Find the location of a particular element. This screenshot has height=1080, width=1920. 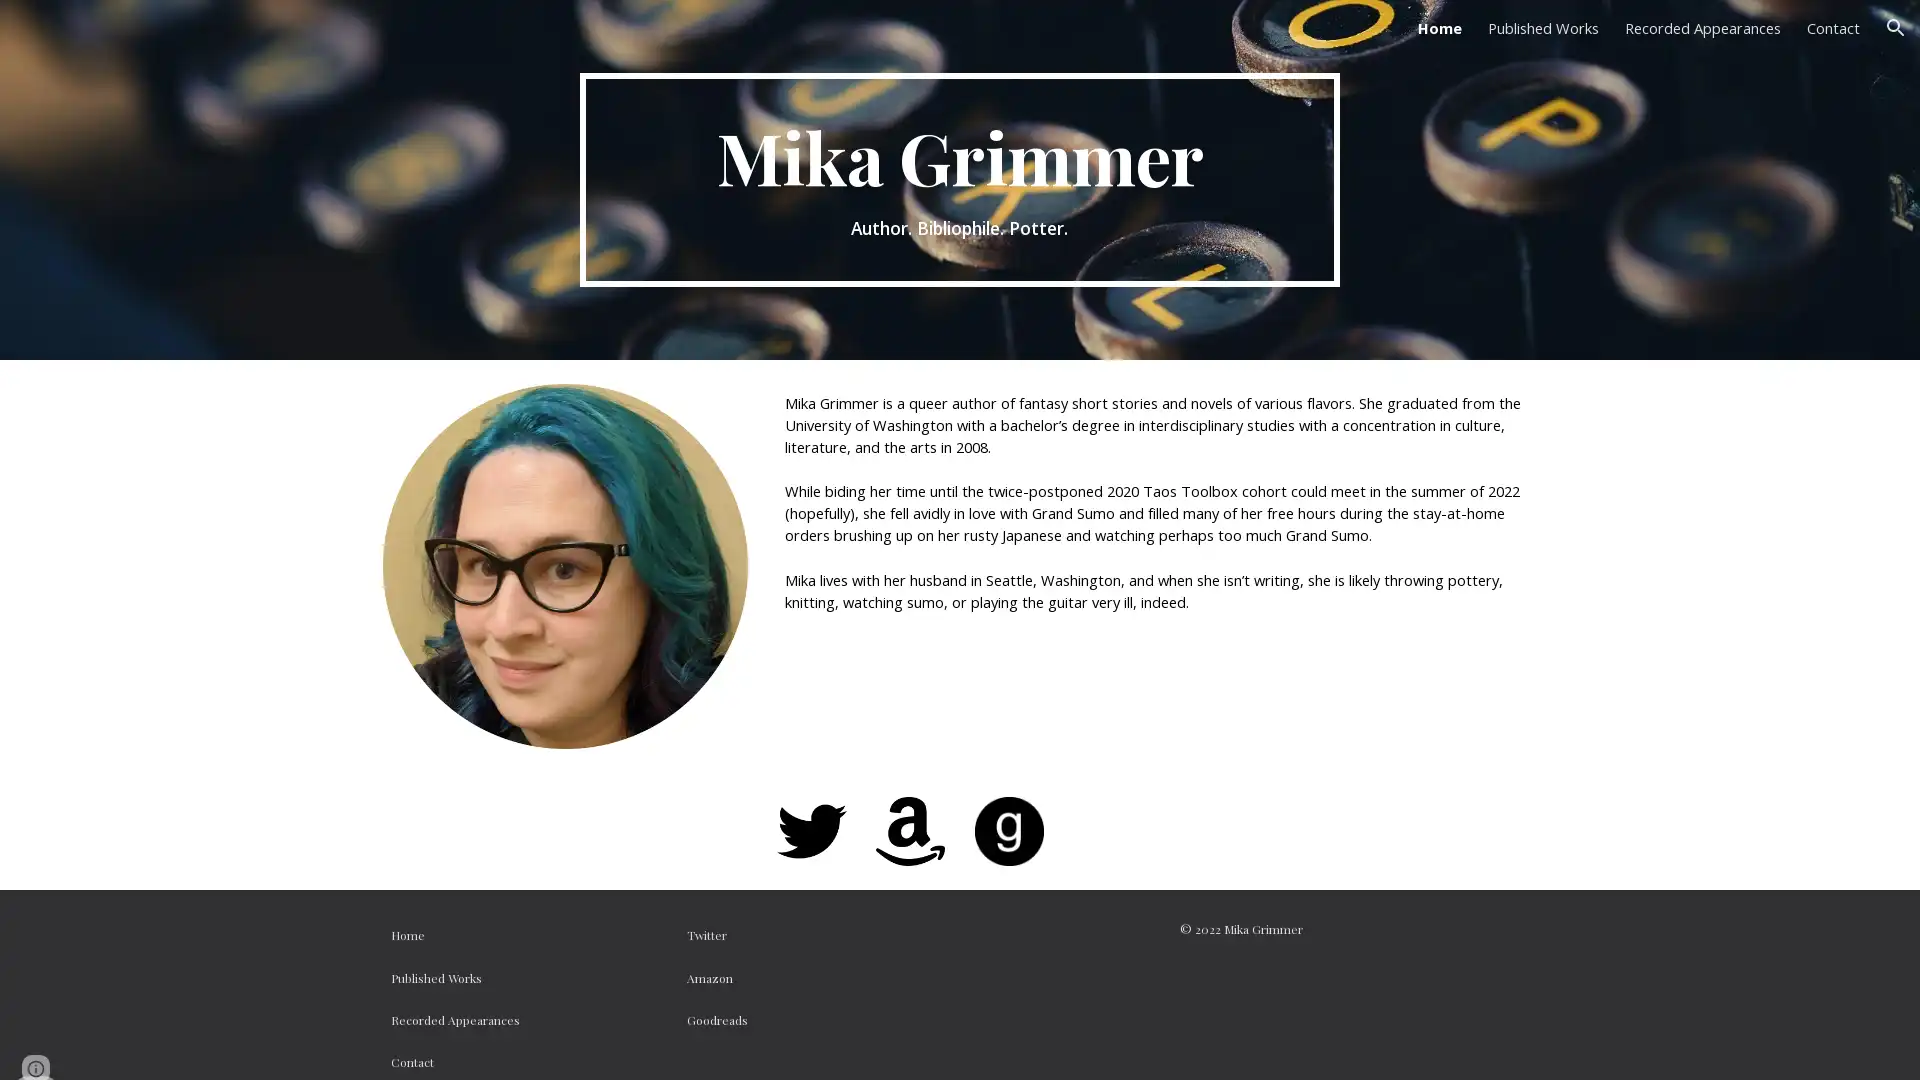

Skip to navigation is located at coordinates (1139, 37).